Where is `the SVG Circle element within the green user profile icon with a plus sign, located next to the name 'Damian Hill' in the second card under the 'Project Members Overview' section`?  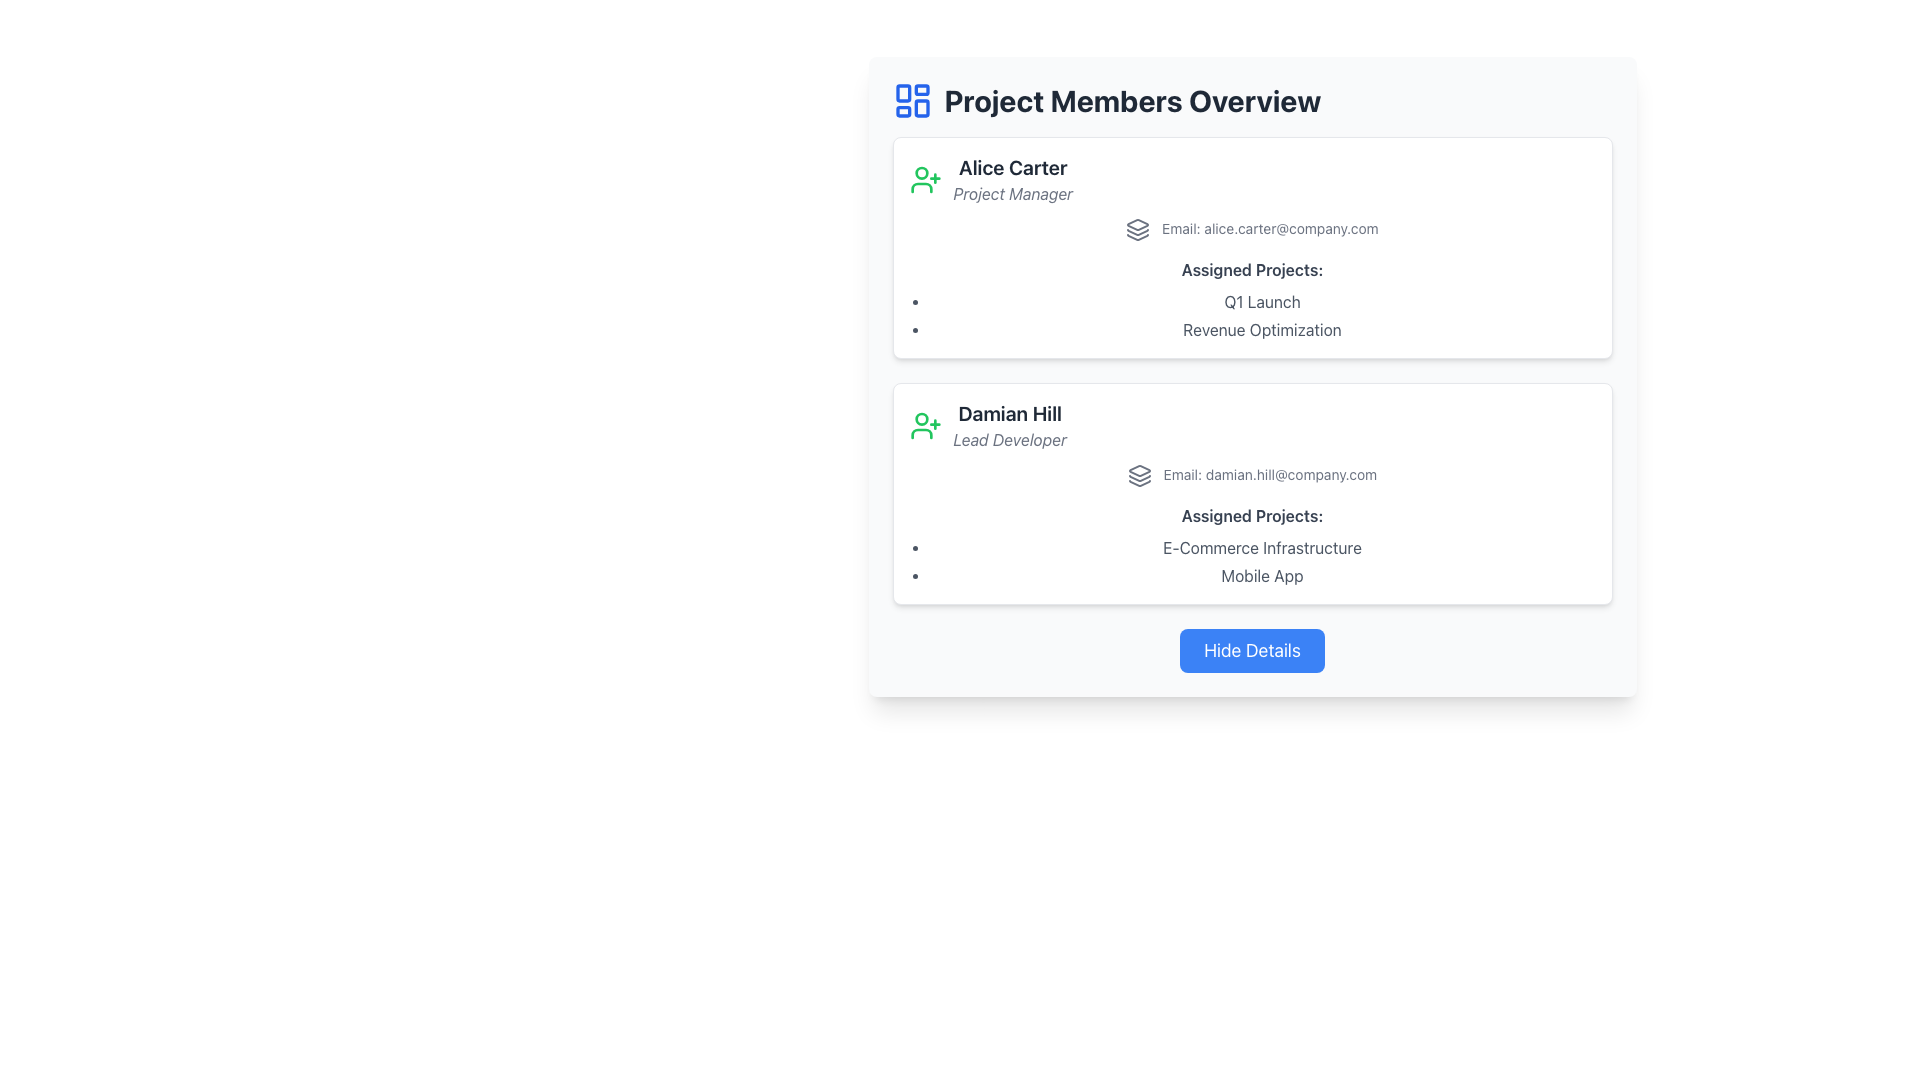 the SVG Circle element within the green user profile icon with a plus sign, located next to the name 'Damian Hill' in the second card under the 'Project Members Overview' section is located at coordinates (920, 418).